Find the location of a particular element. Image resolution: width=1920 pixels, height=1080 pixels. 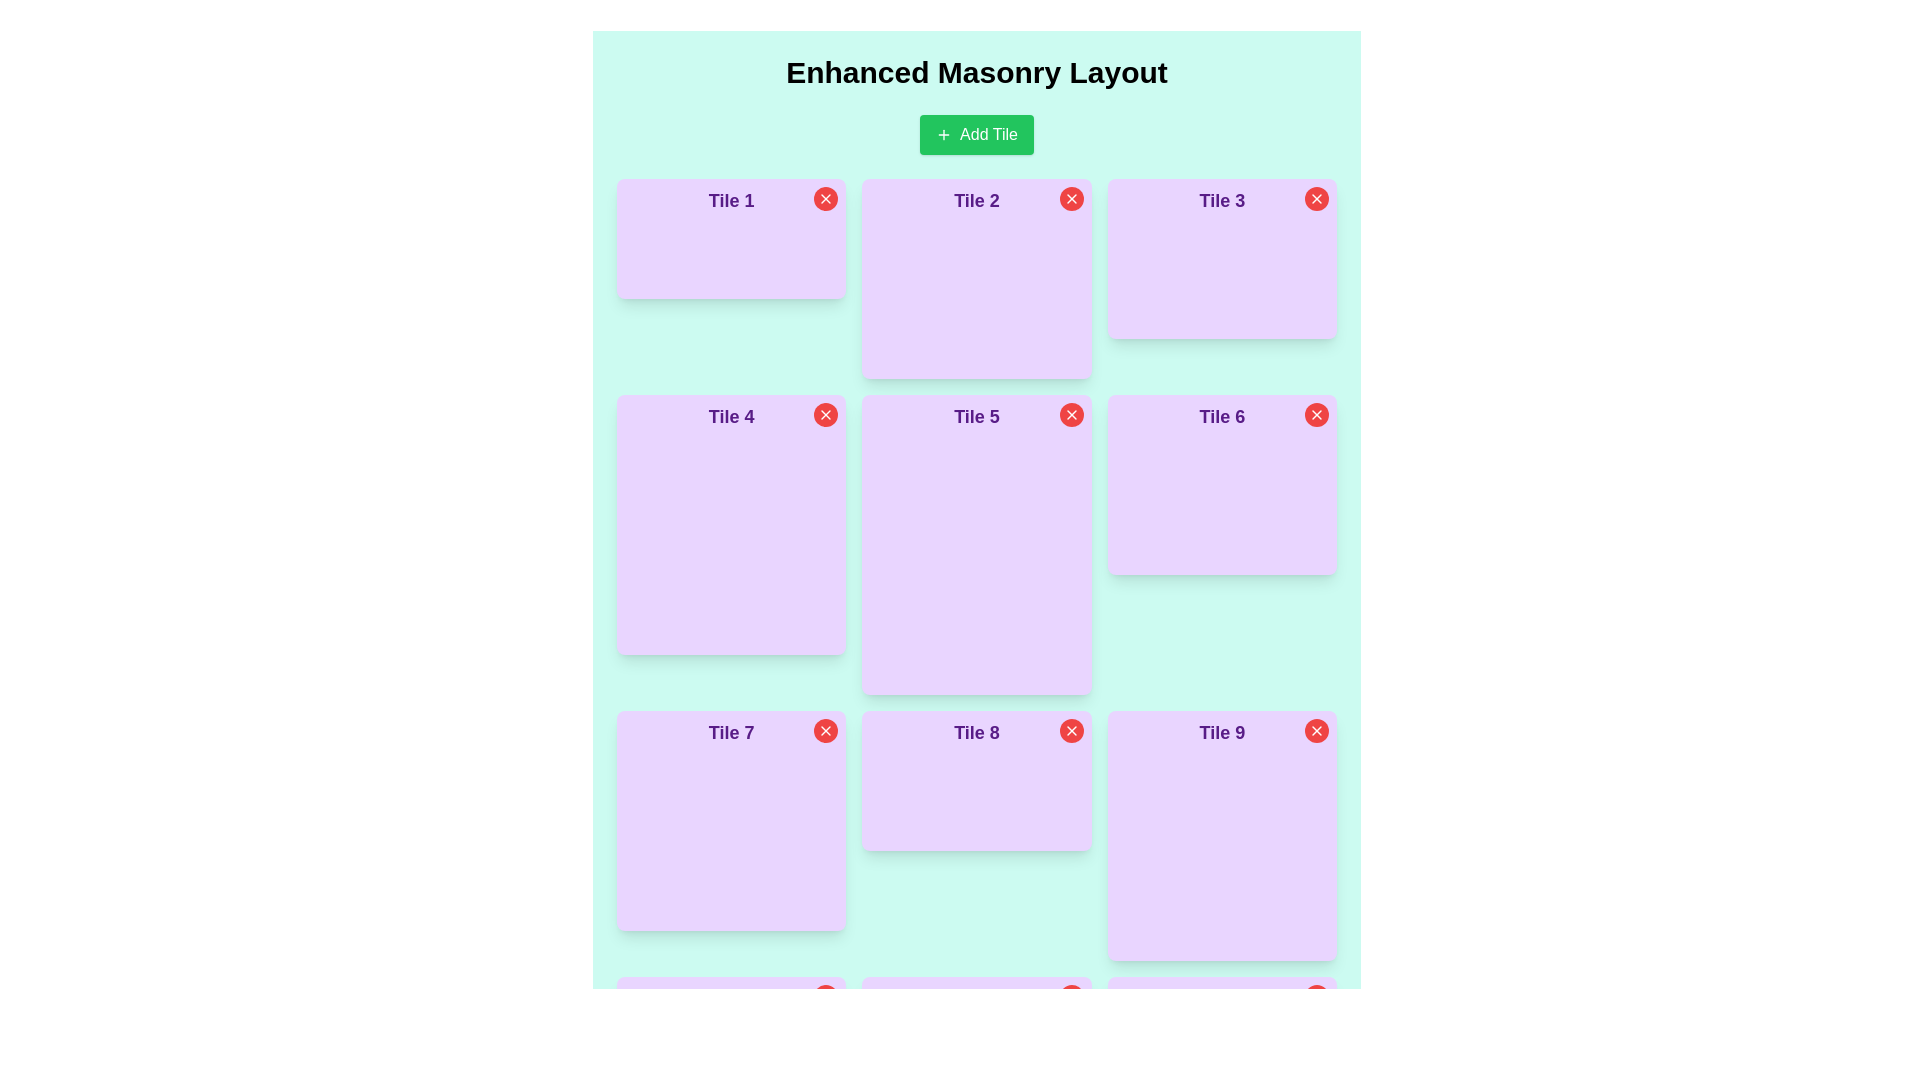

the purple-colored tile labeled 'Tile 6' is located at coordinates (1221, 485).